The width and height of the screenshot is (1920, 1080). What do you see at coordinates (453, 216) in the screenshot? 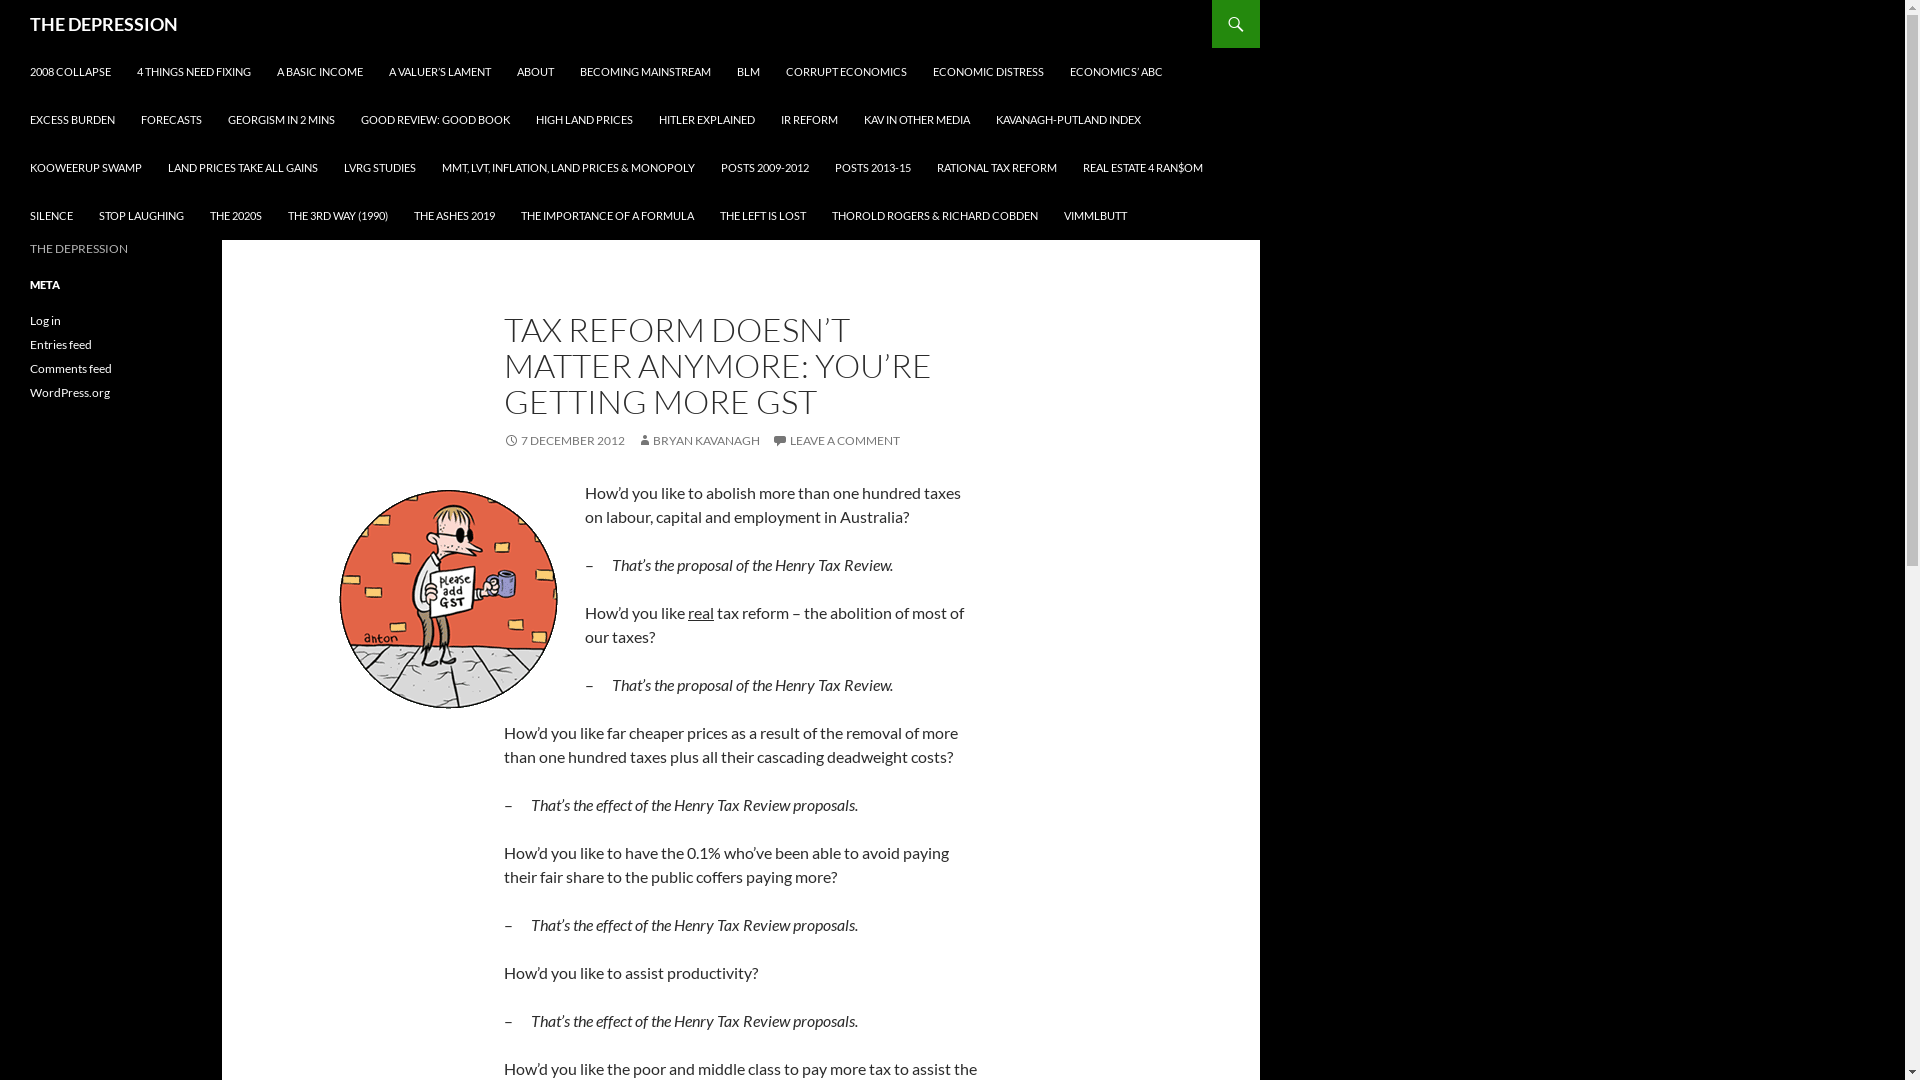
I see `'THE ASHES 2019'` at bounding box center [453, 216].